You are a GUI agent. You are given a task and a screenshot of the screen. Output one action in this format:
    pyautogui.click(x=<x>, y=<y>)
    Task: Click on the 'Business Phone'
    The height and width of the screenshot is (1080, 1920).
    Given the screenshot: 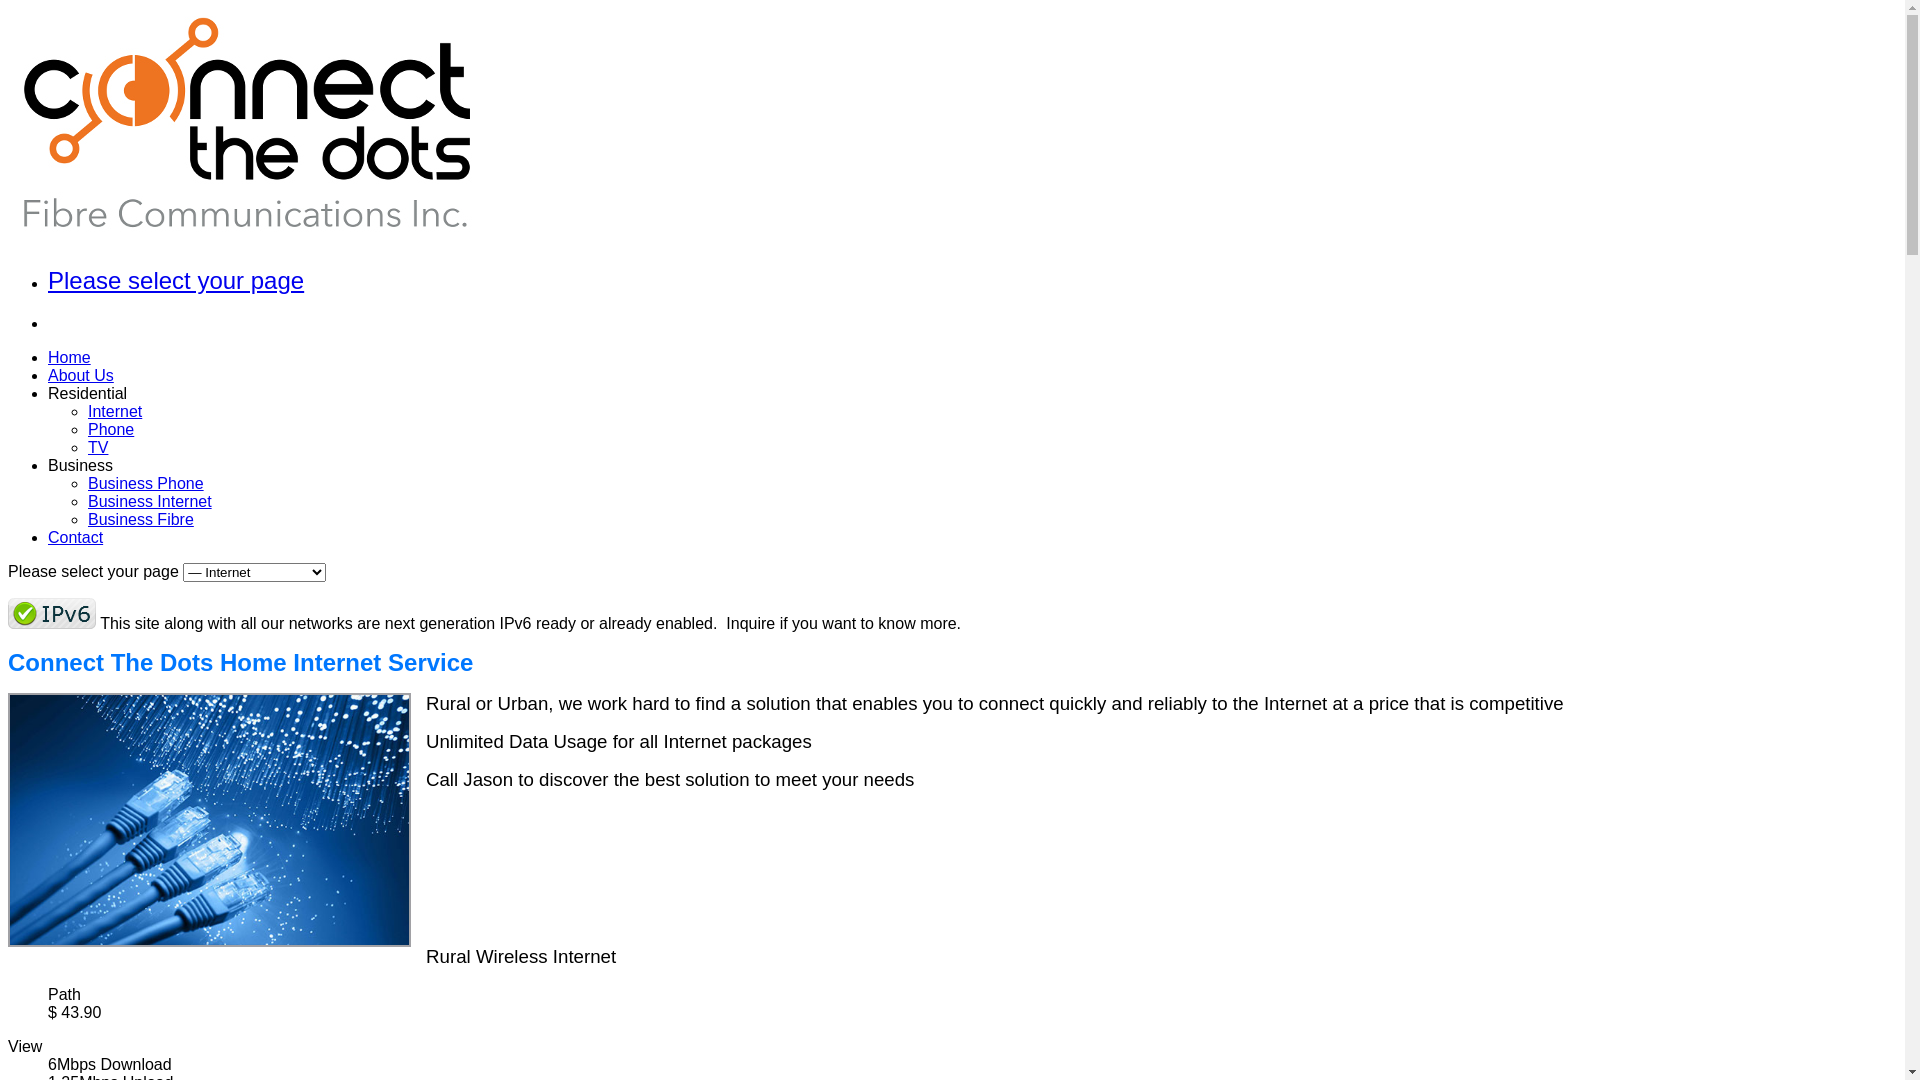 What is the action you would take?
    pyautogui.click(x=144, y=483)
    